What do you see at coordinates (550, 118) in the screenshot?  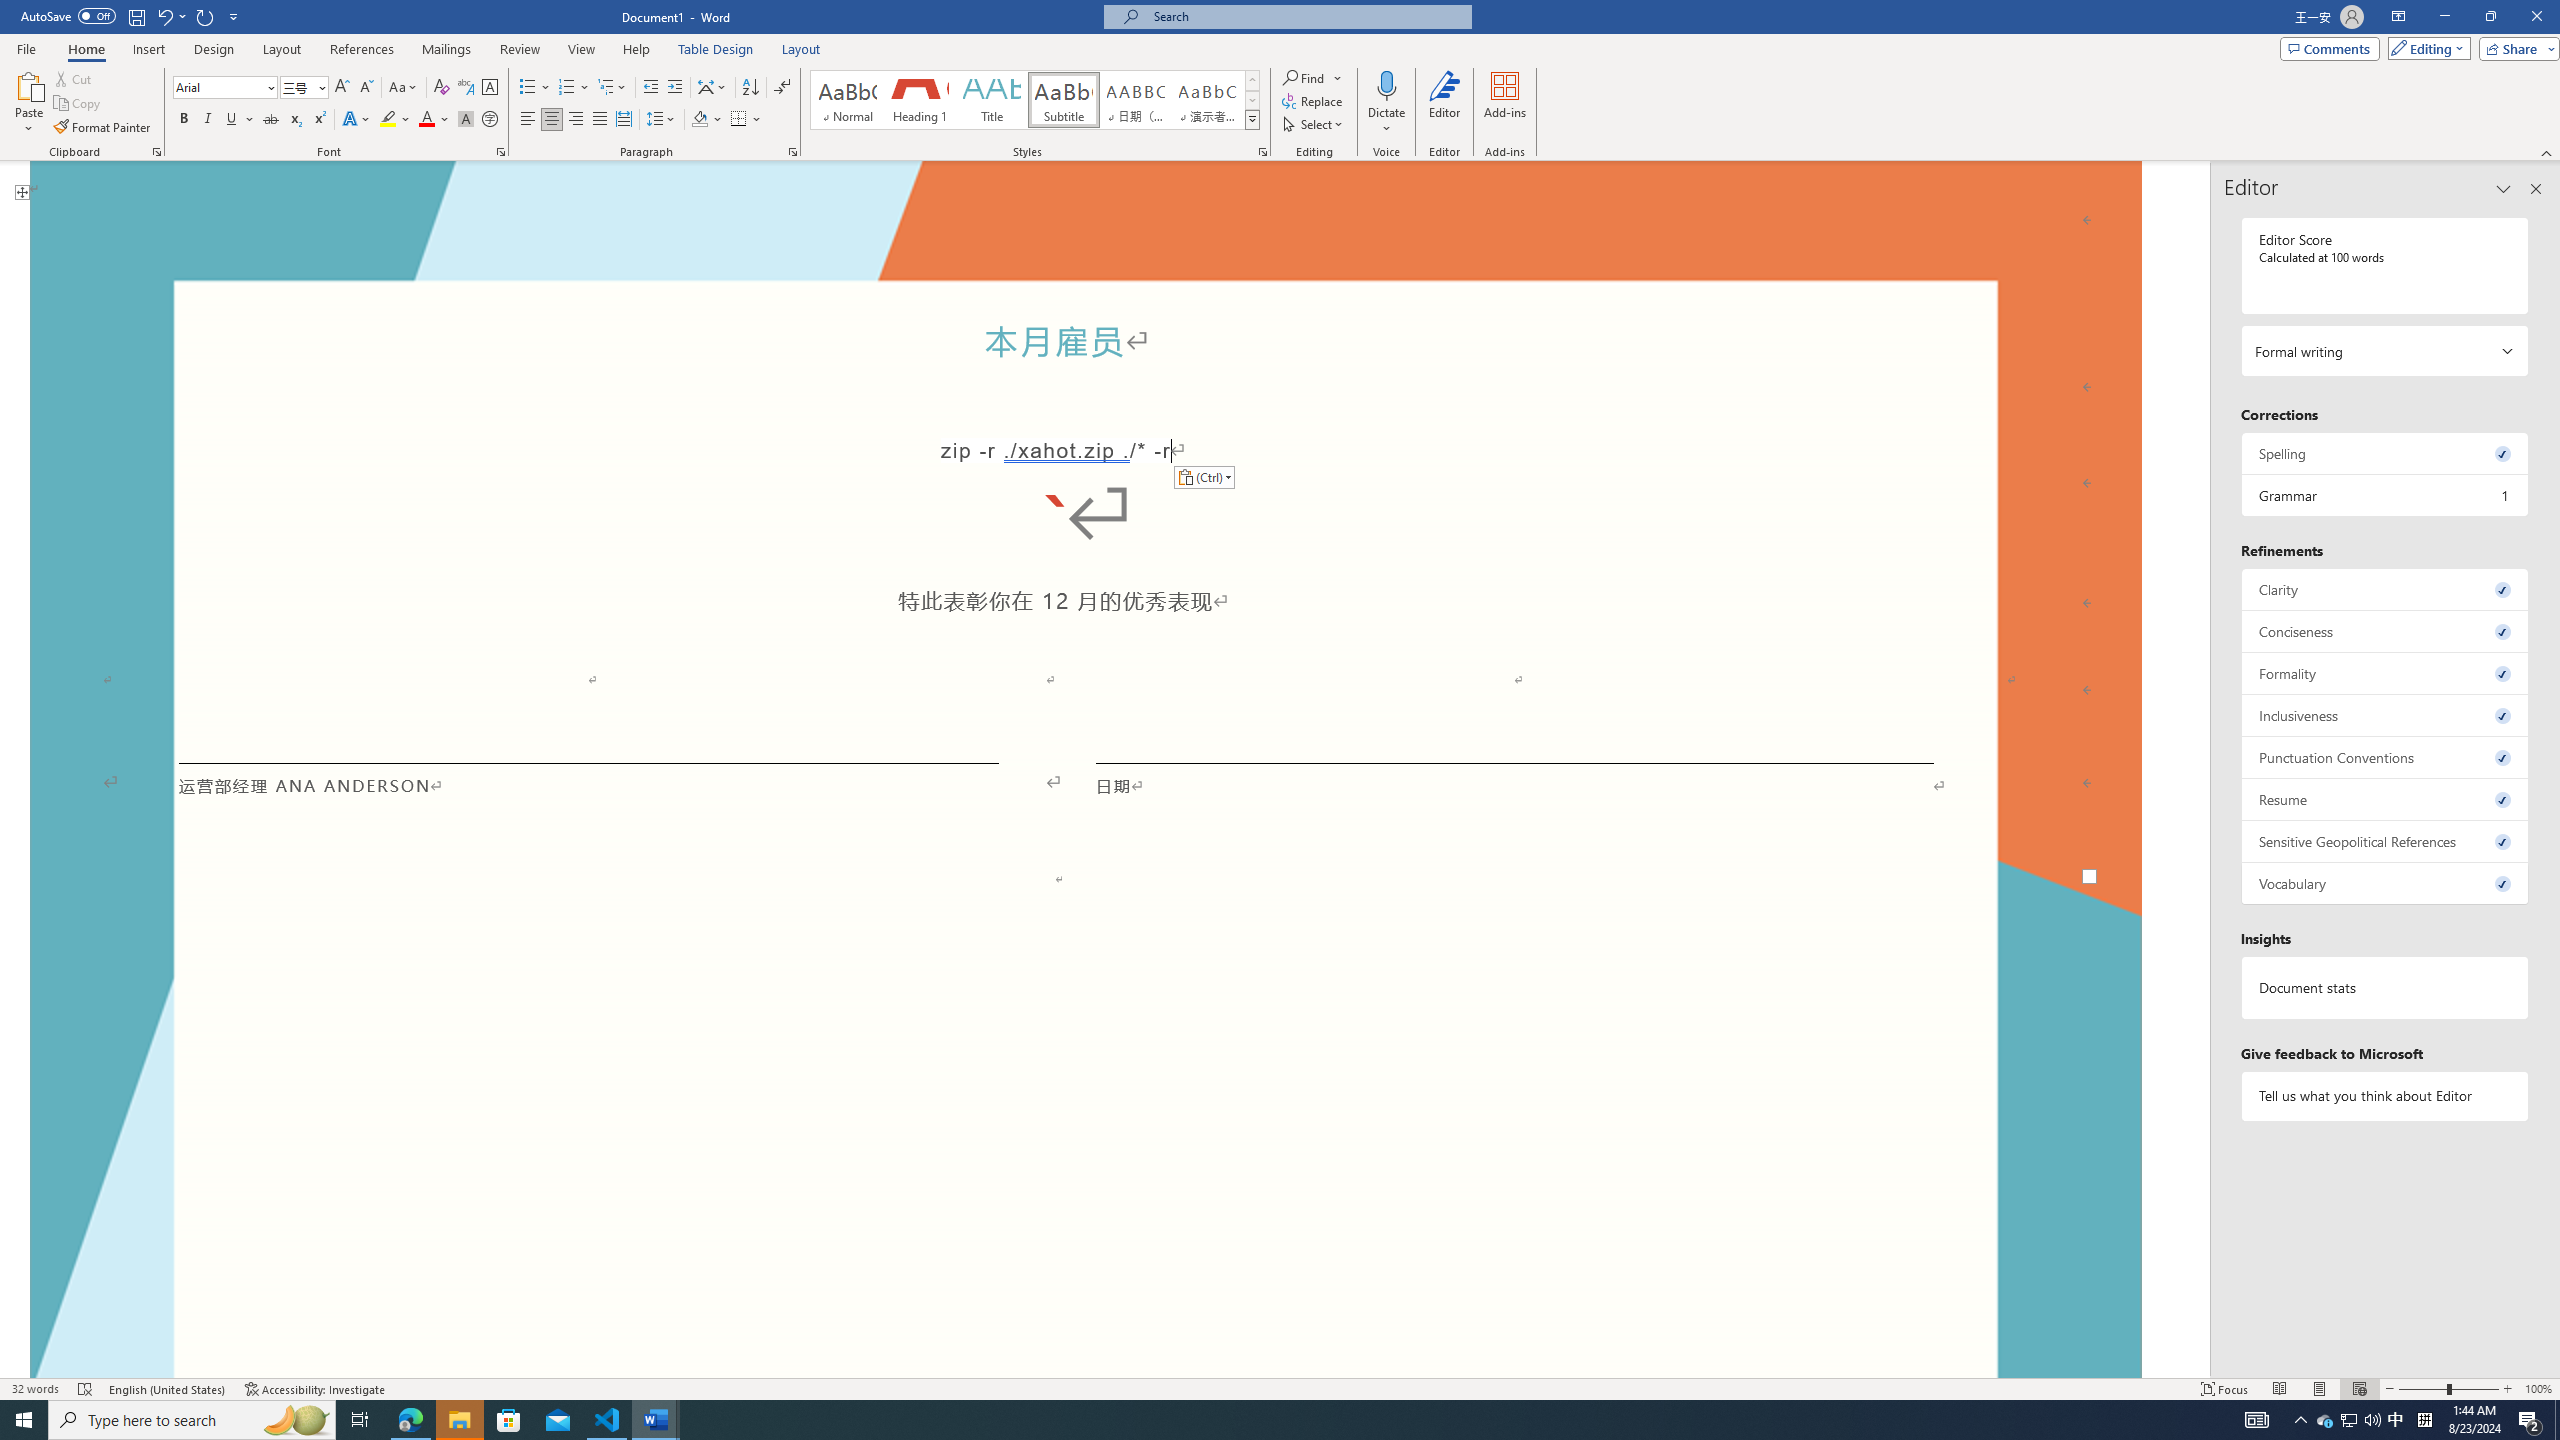 I see `'Center'` at bounding box center [550, 118].